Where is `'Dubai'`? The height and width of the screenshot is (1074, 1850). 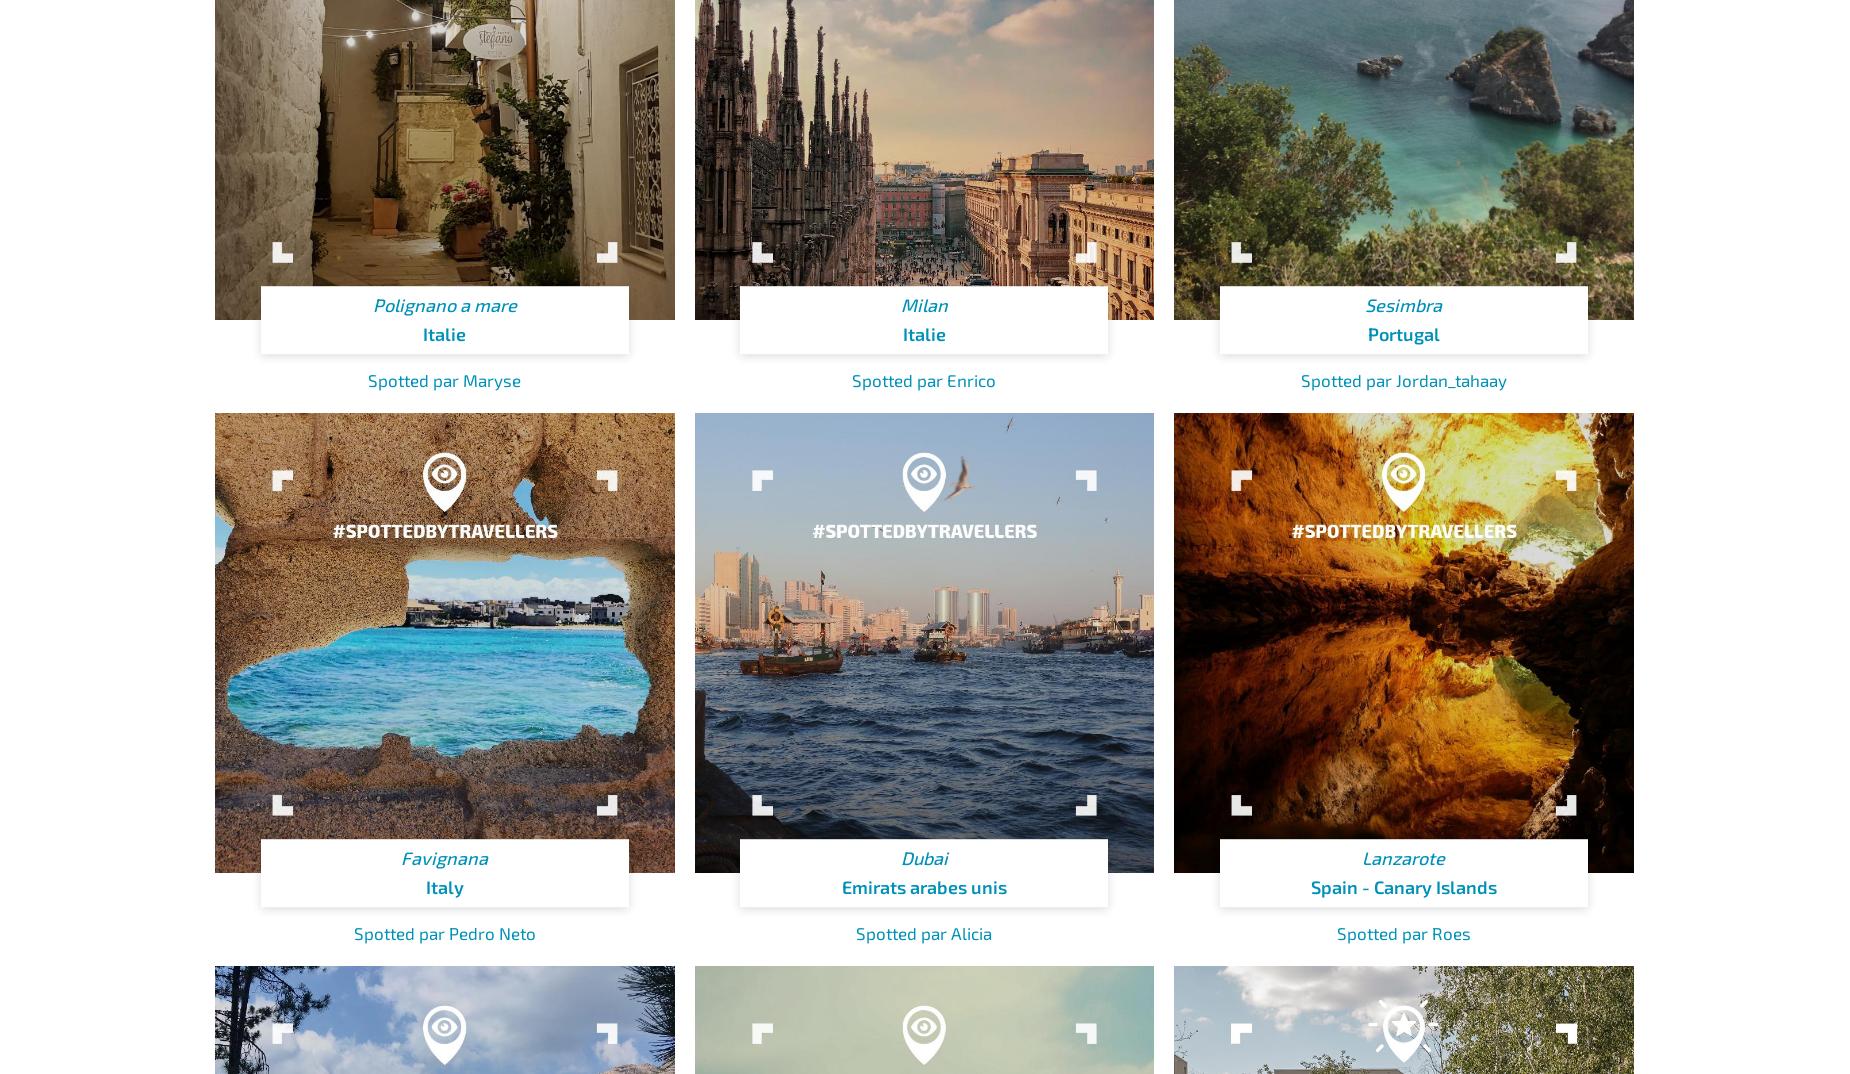
'Dubai' is located at coordinates (900, 858).